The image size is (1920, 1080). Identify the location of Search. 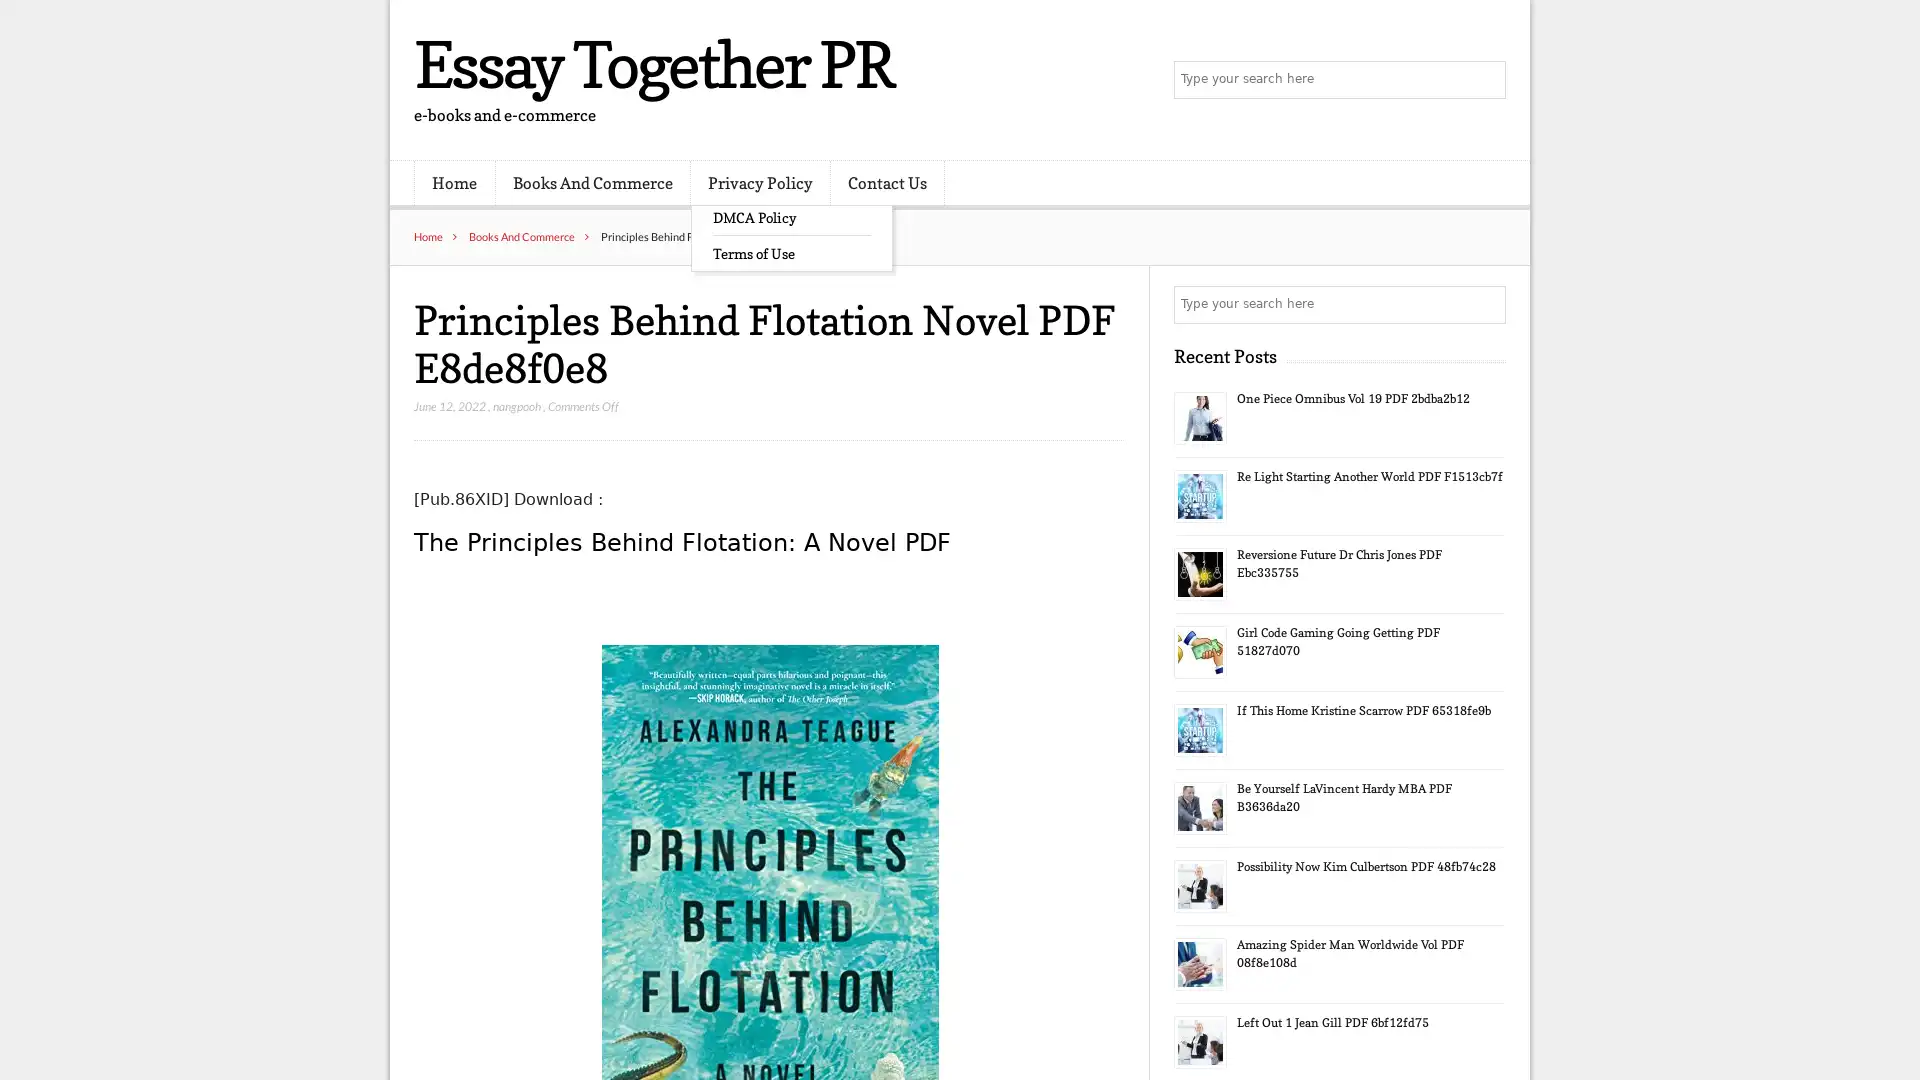
(1485, 304).